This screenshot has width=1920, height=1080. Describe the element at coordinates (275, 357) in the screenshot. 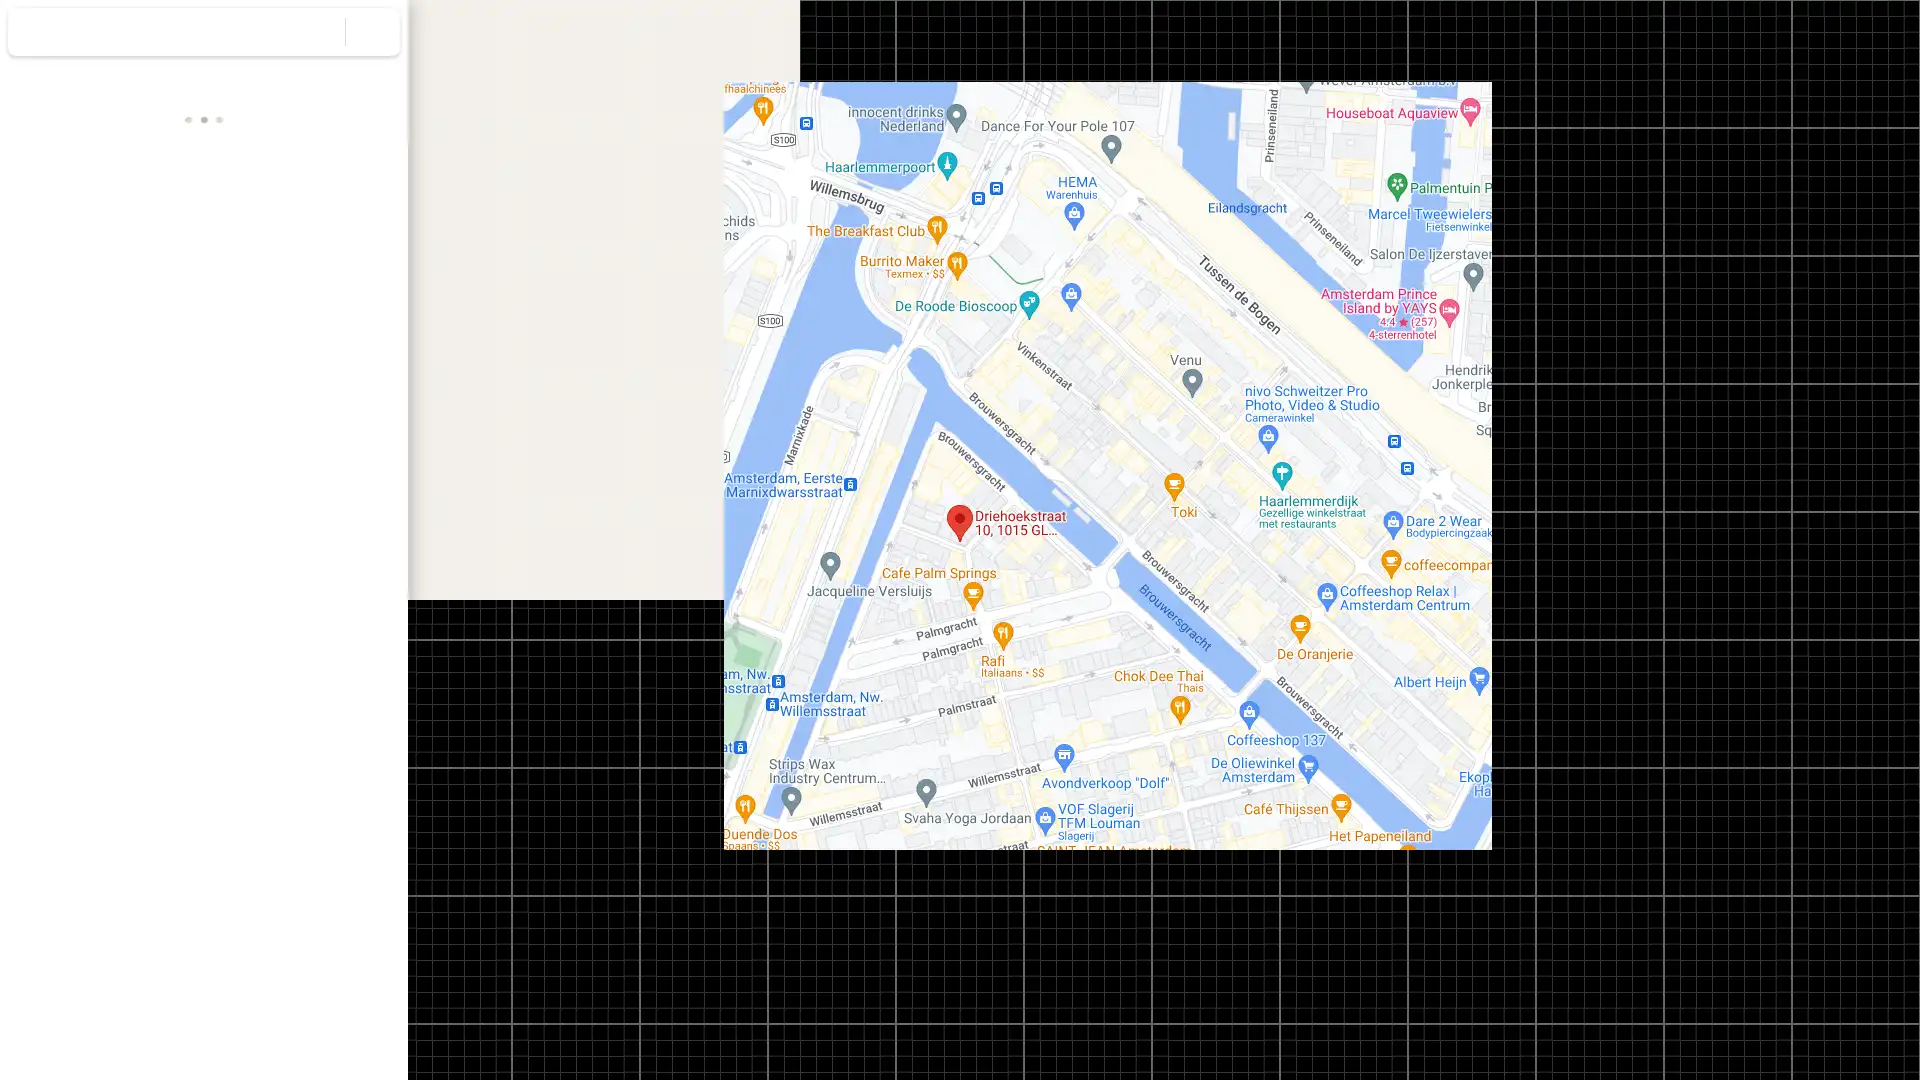

I see `Driehoekstraat 10 naar je telefoon sturen` at that location.